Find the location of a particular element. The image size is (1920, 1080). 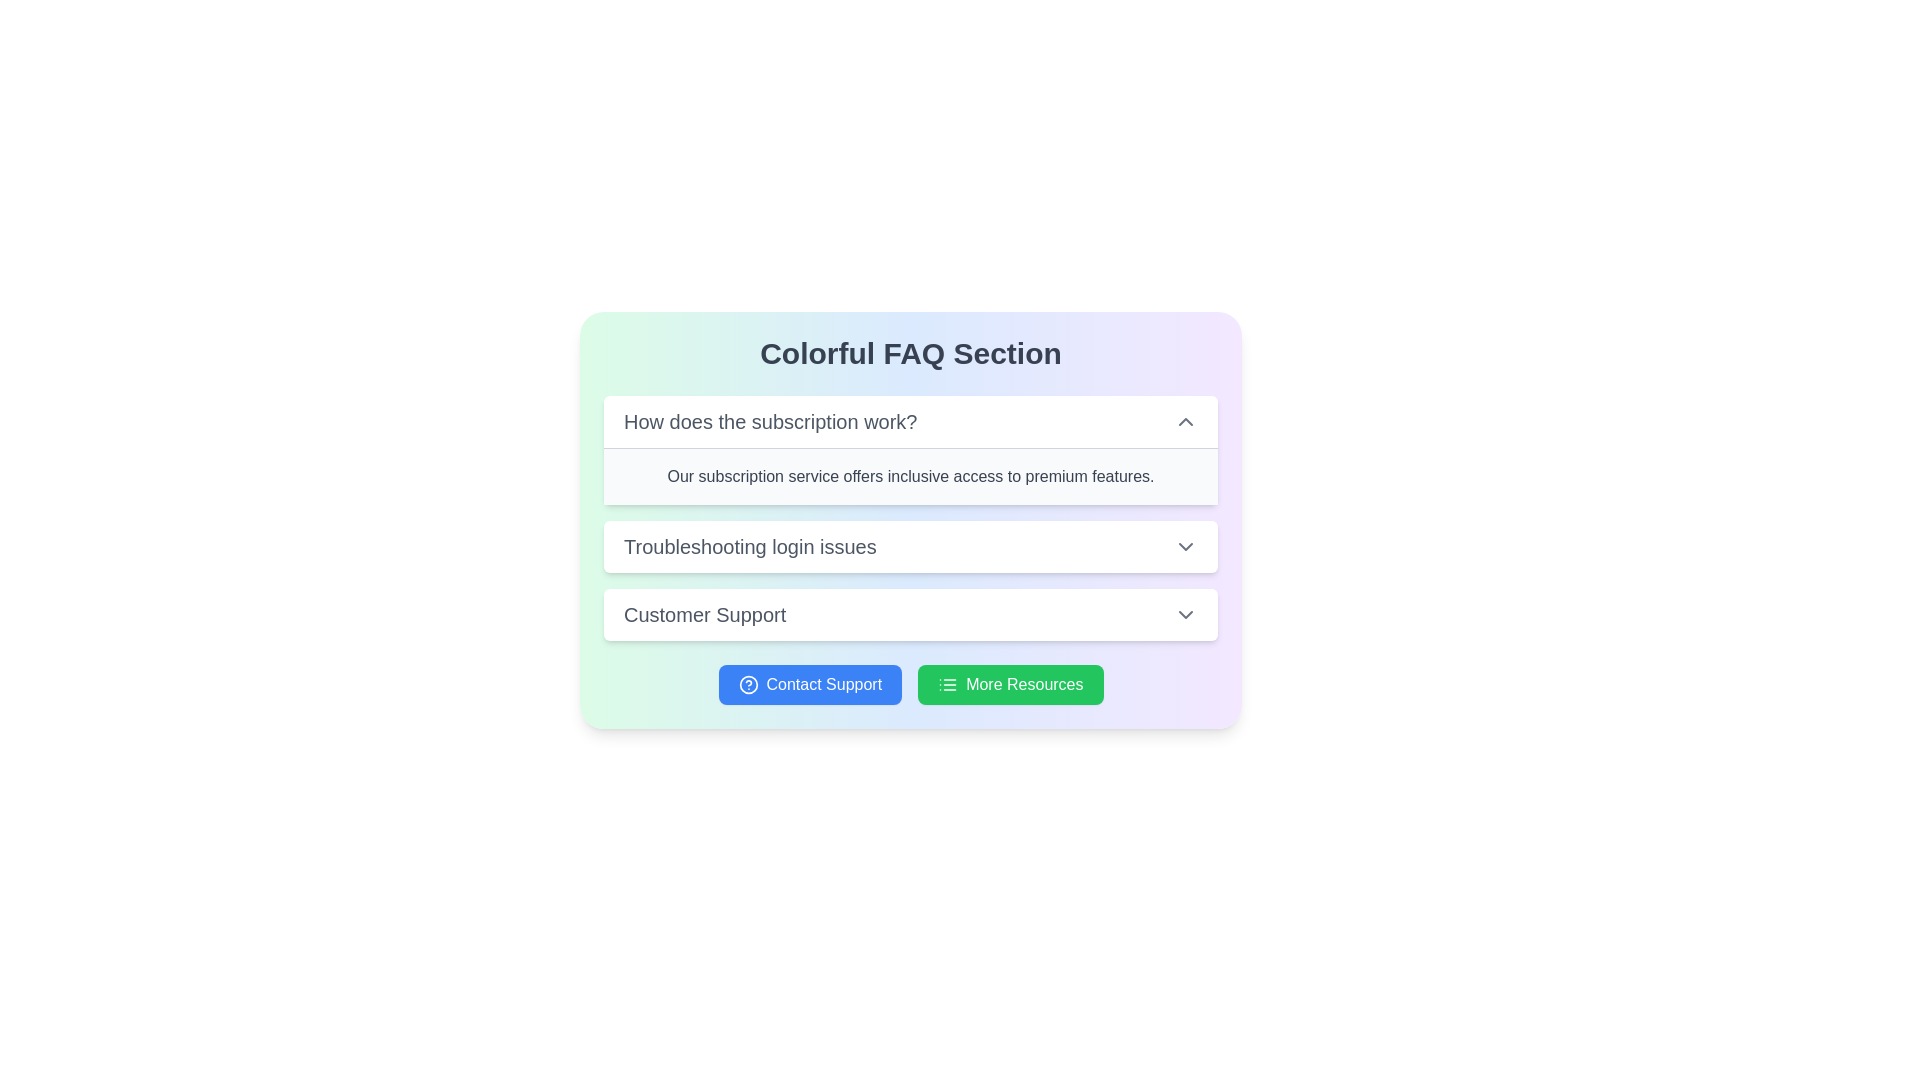

the collapsible items in the FAQ section that has a gradient background from green to purple, located centrally on the page is located at coordinates (910, 516).